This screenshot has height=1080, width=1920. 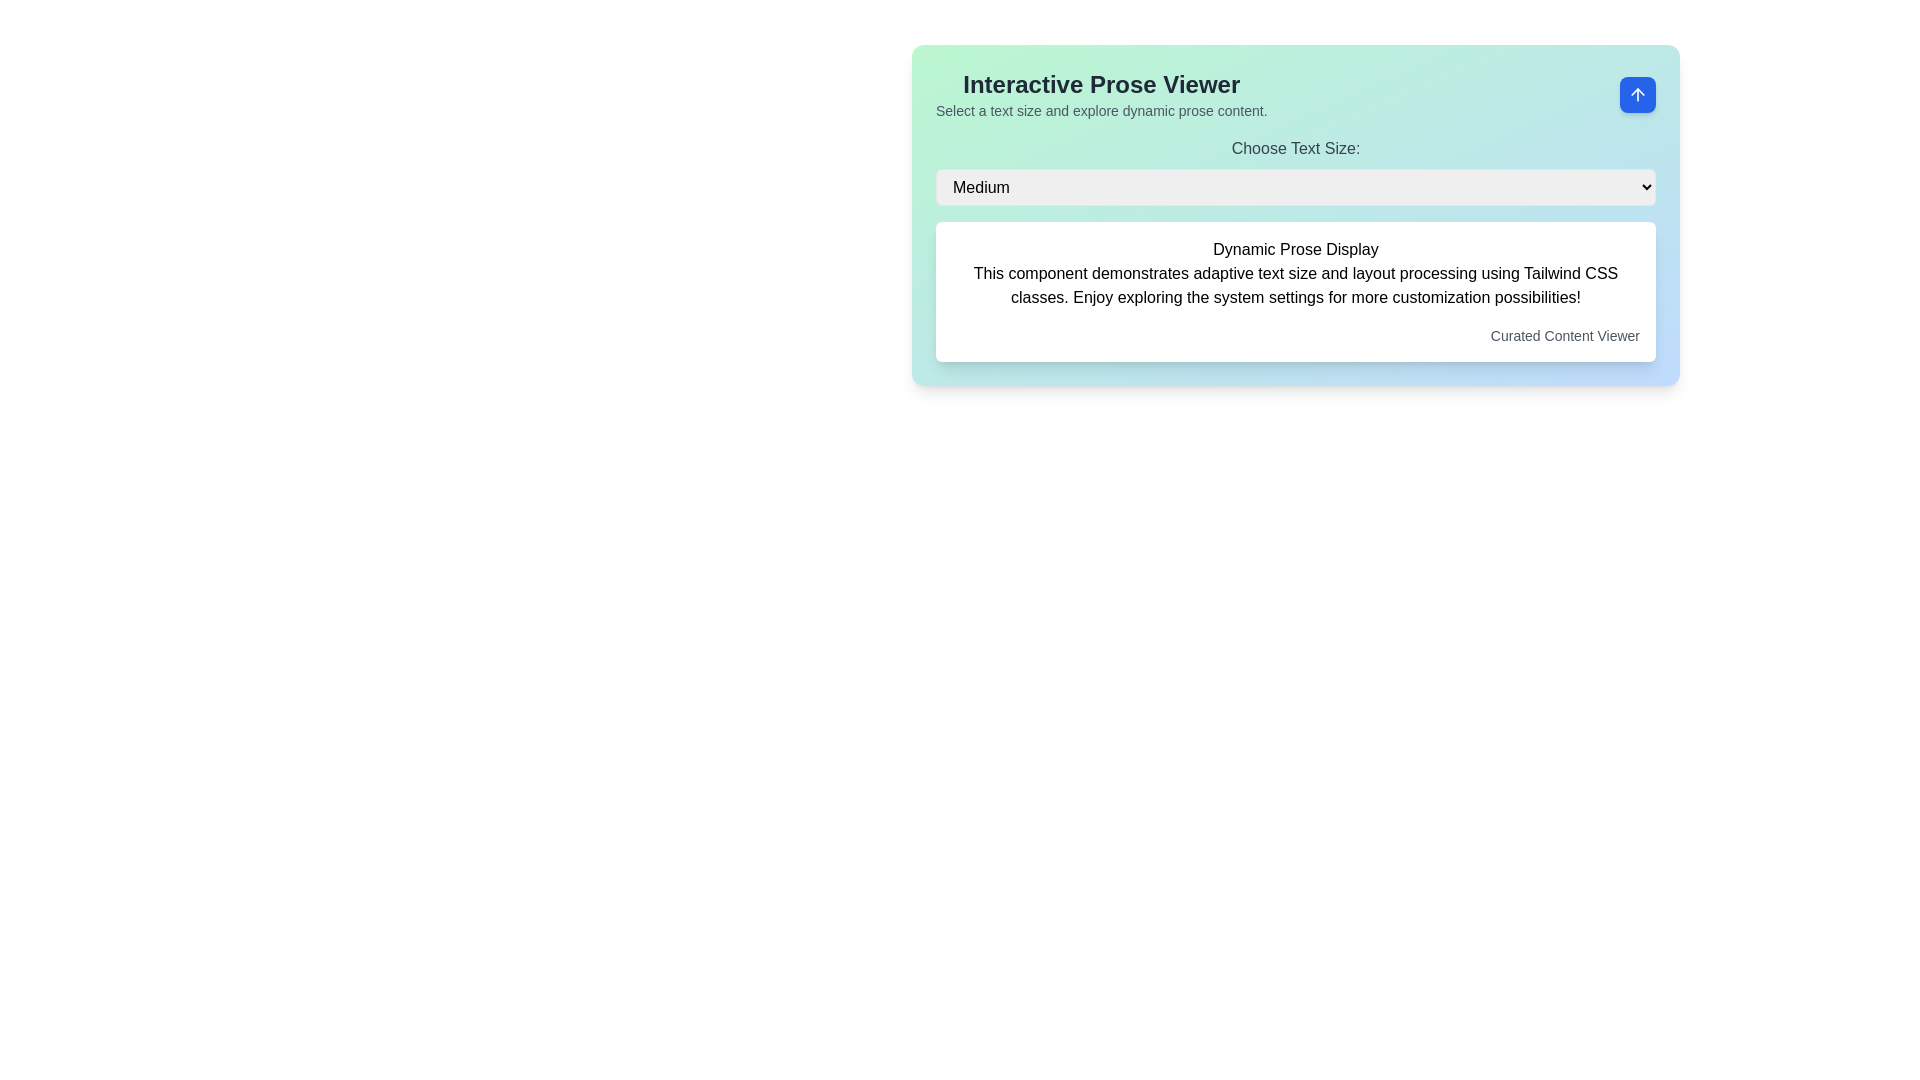 What do you see at coordinates (1100, 111) in the screenshot?
I see `the text label that reads 'Select a text size and explore dynamic prose content.', which is positioned below the bold heading 'Interactive Prose Viewer'` at bounding box center [1100, 111].